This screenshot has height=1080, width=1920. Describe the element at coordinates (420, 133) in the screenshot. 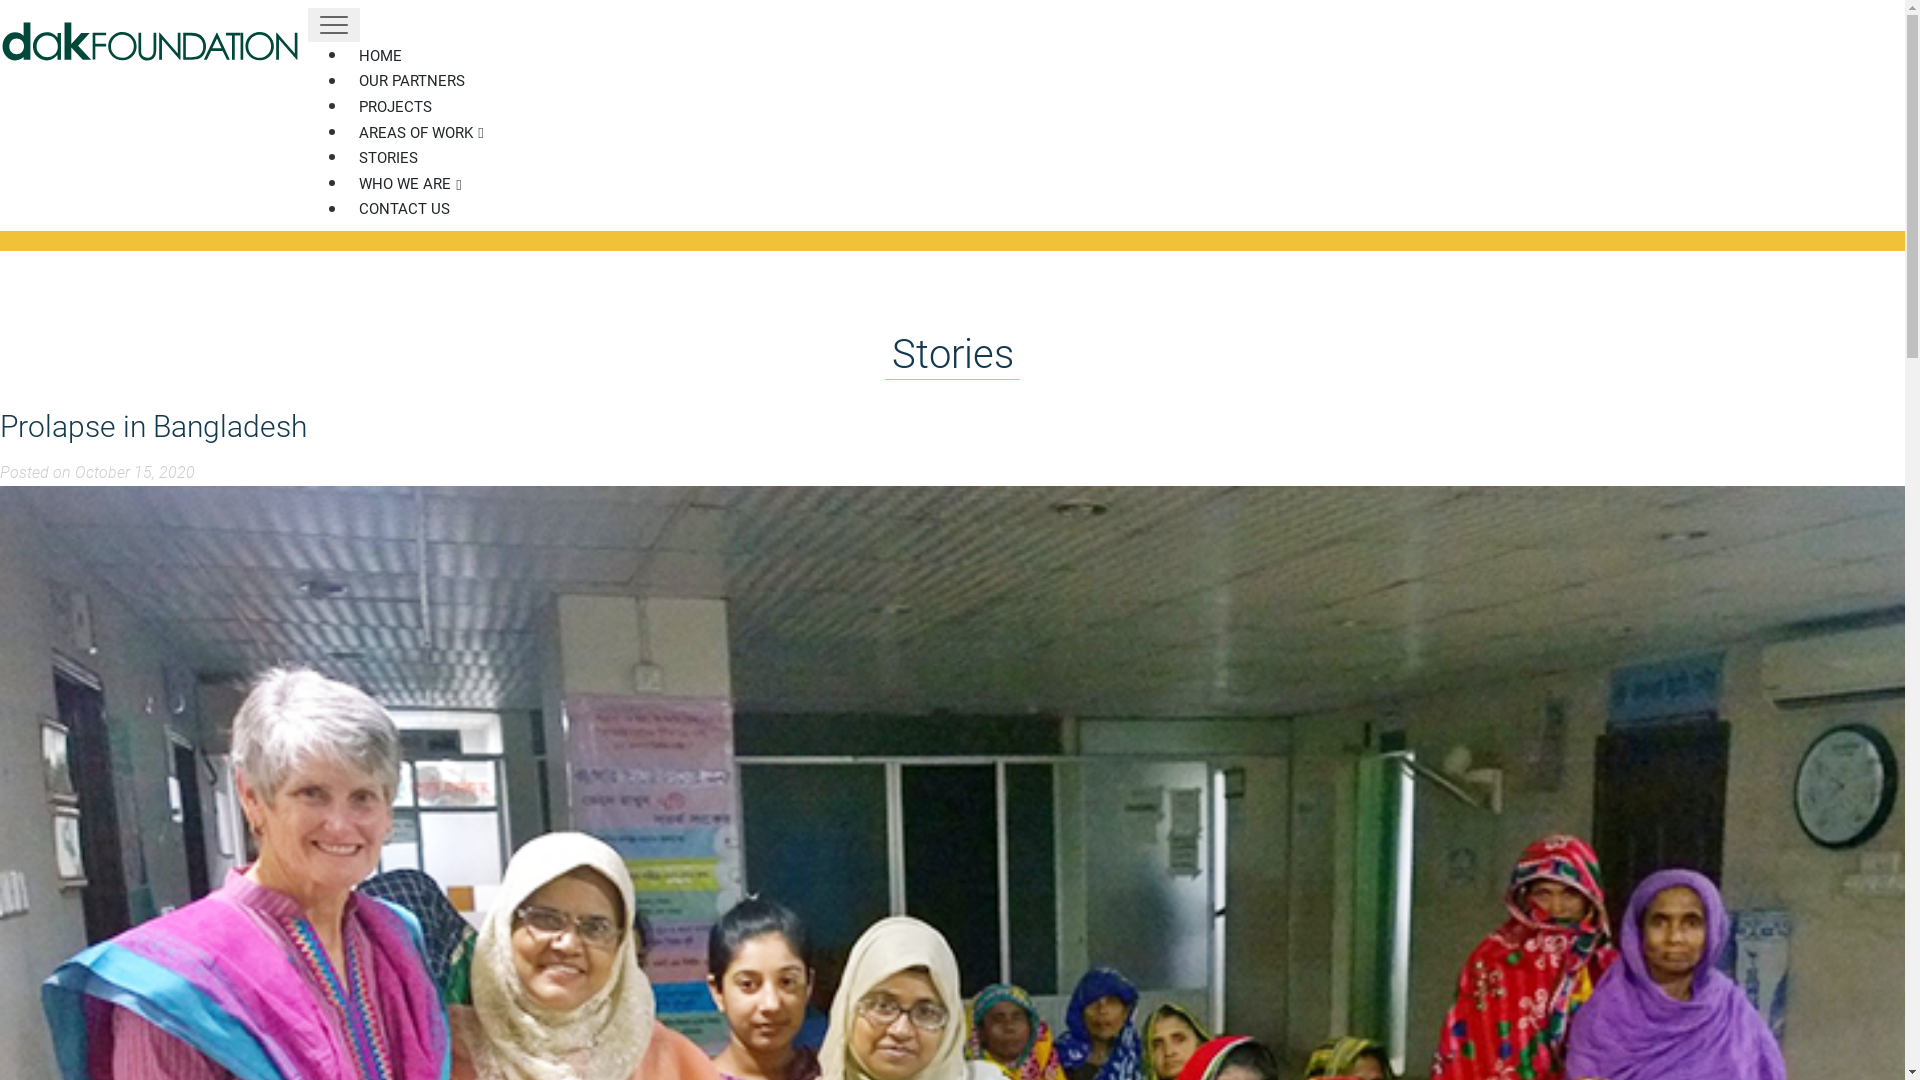

I see `'AREAS OF WORK'` at that location.